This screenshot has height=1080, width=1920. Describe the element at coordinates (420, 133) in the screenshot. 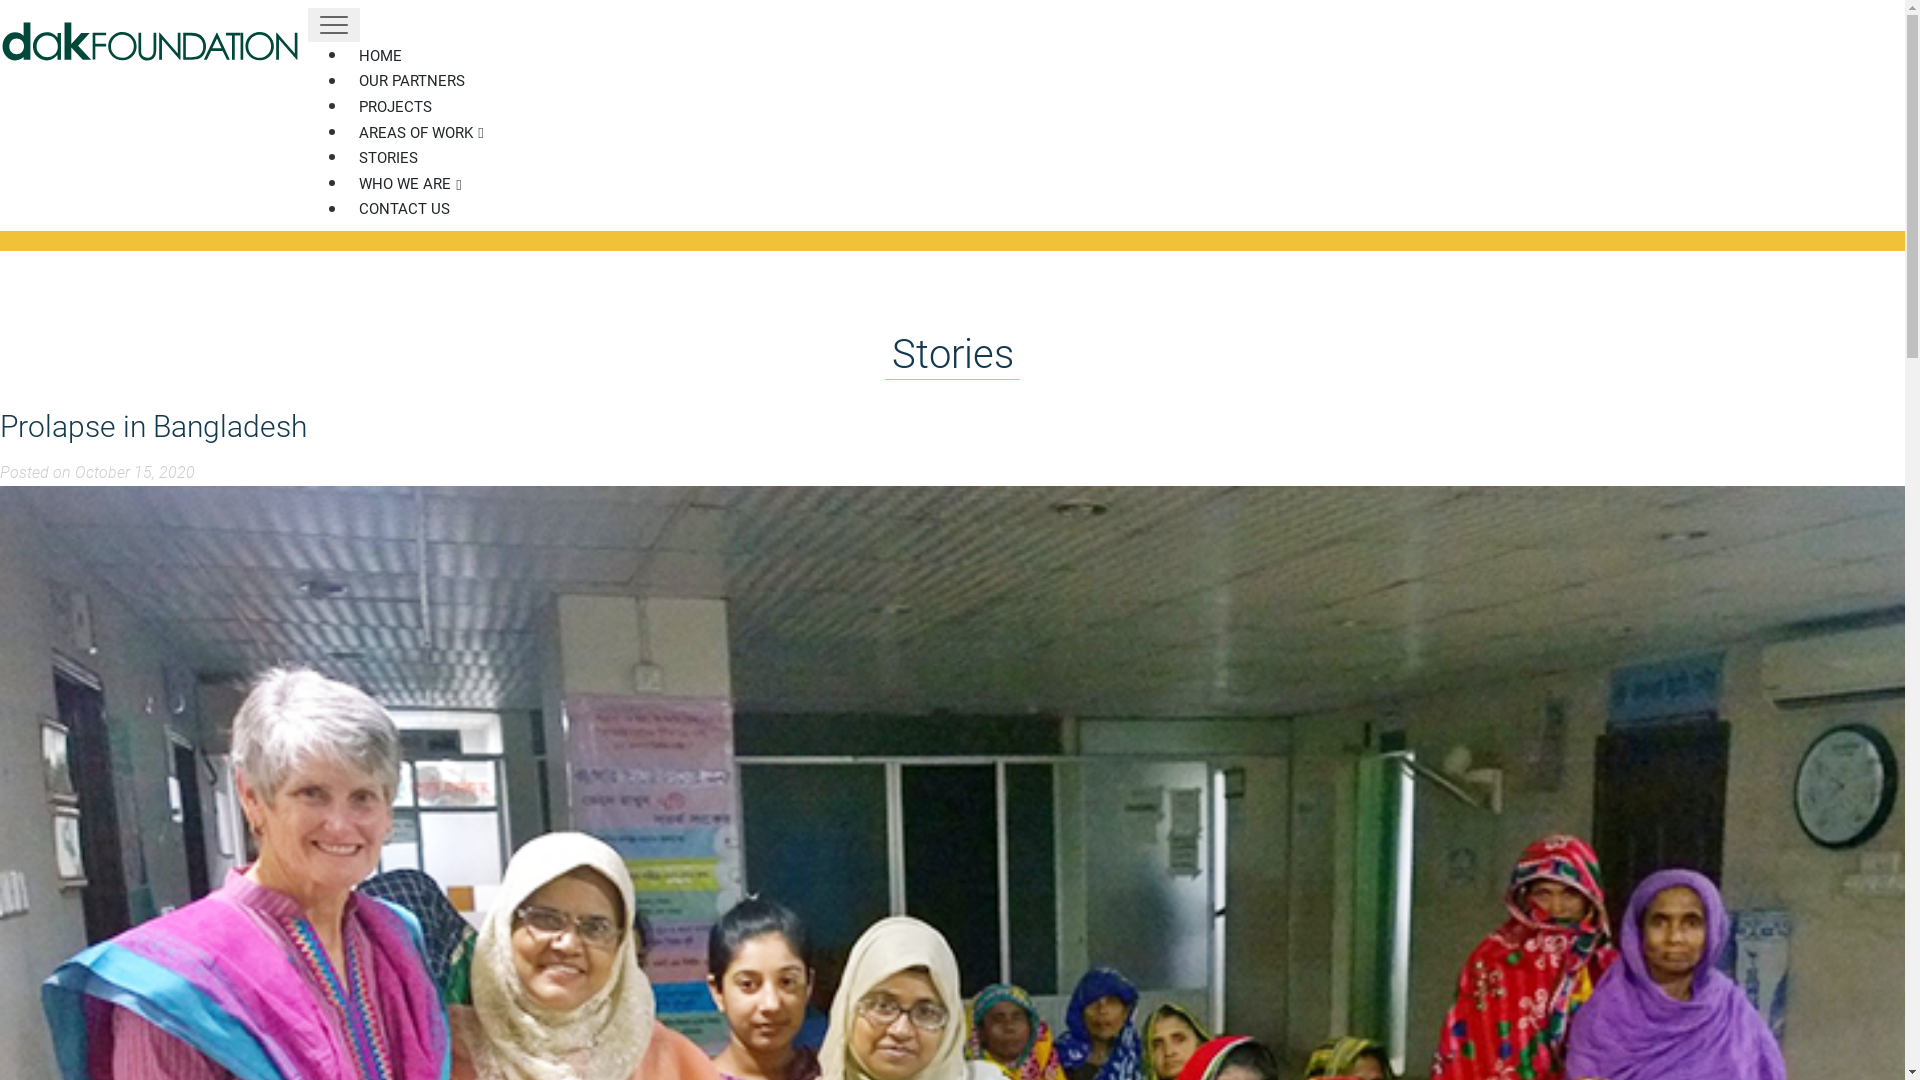

I see `'AREAS OF WORK'` at that location.